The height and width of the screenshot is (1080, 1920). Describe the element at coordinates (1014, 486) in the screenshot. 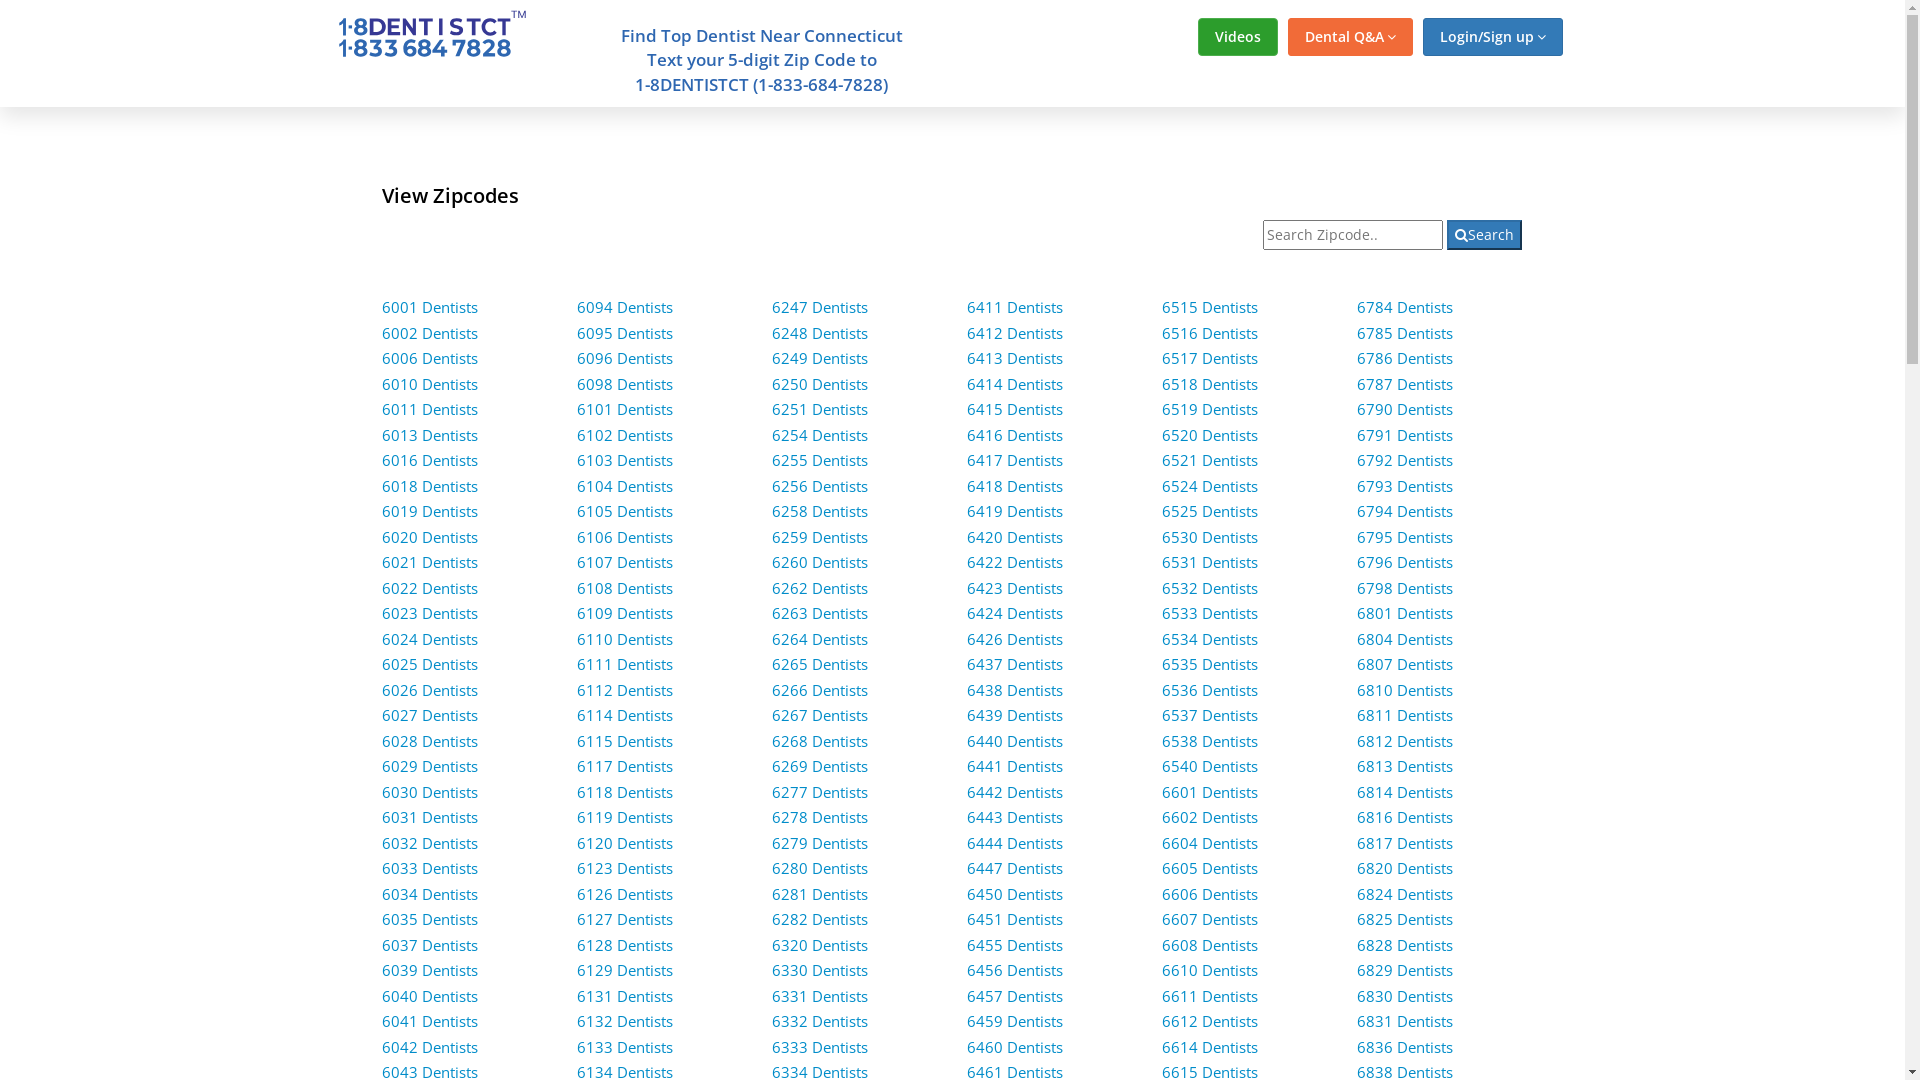

I see `'6418 Dentists'` at that location.